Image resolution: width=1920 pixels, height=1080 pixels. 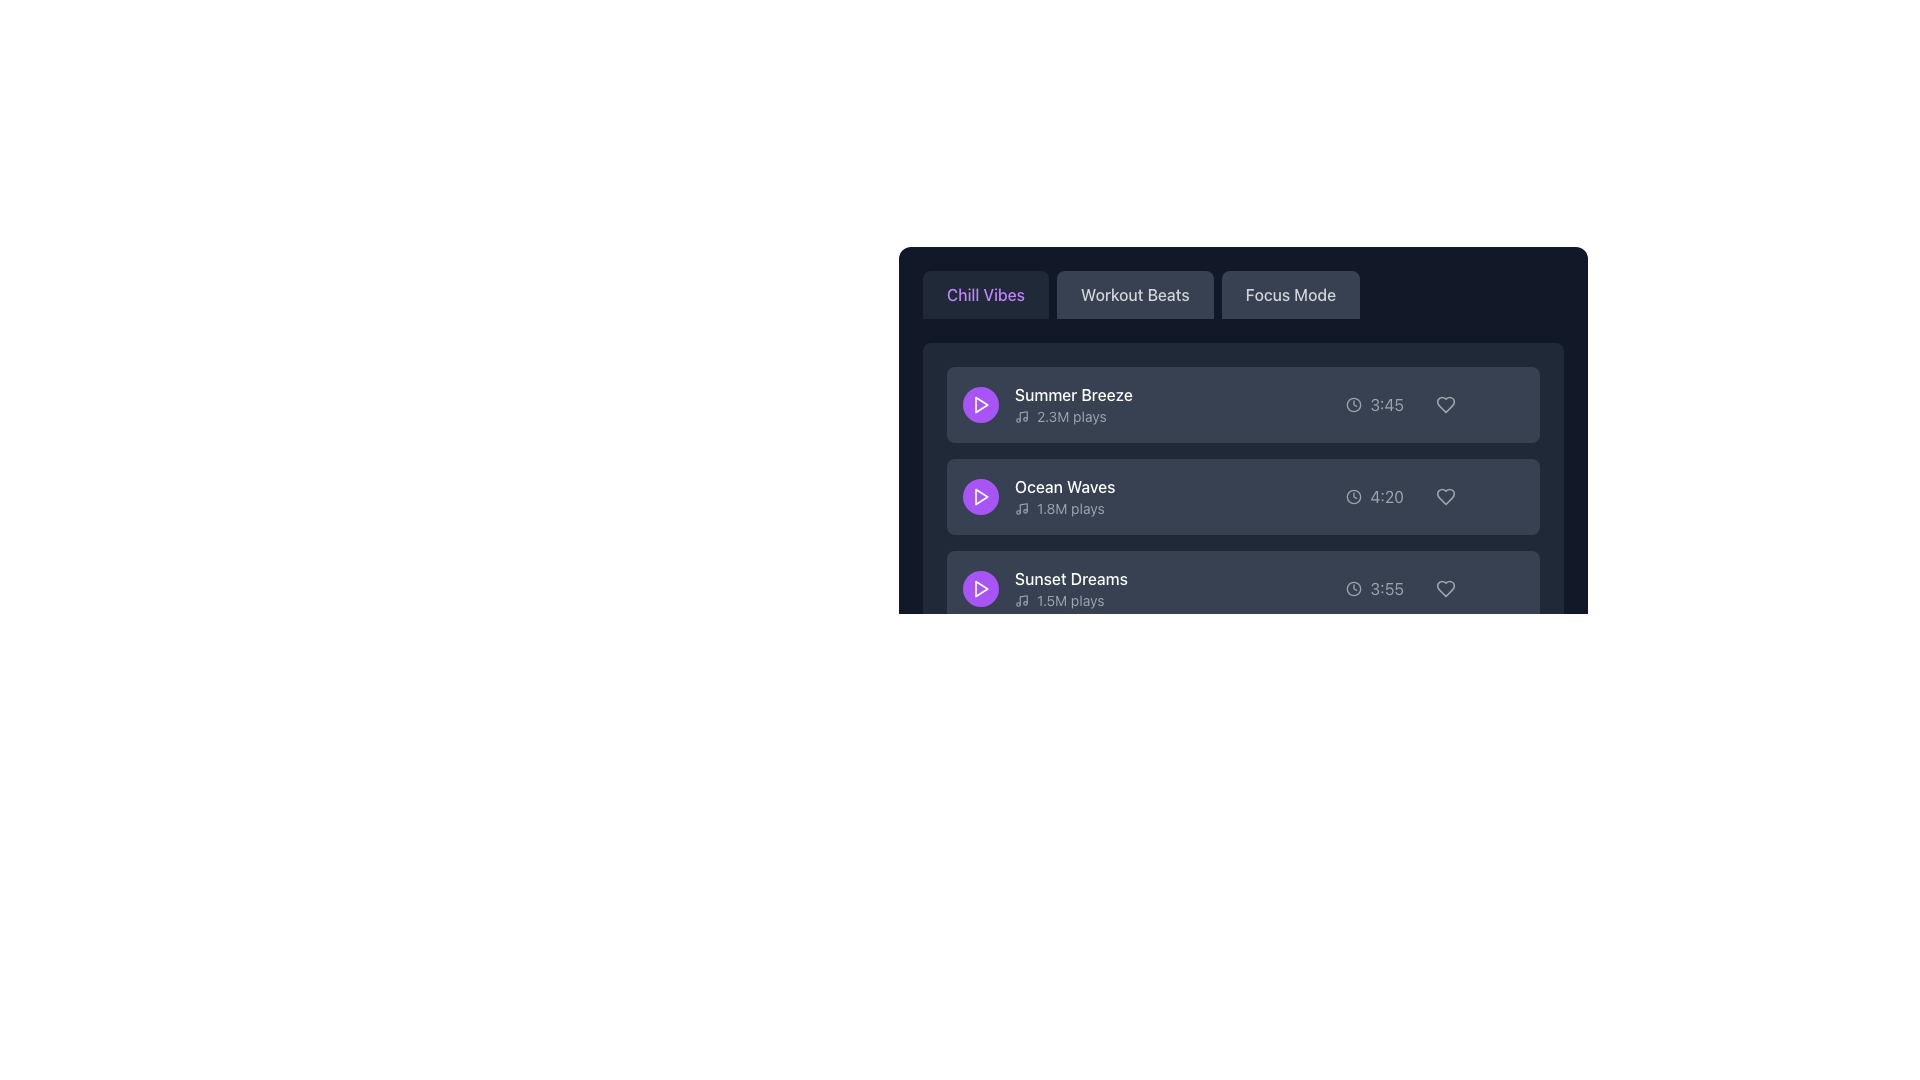 What do you see at coordinates (1069, 600) in the screenshot?
I see `the text label displaying '1.5M plays', which is located directly below the song title 'Sunset Dreams' in the third row of the list interface` at bounding box center [1069, 600].